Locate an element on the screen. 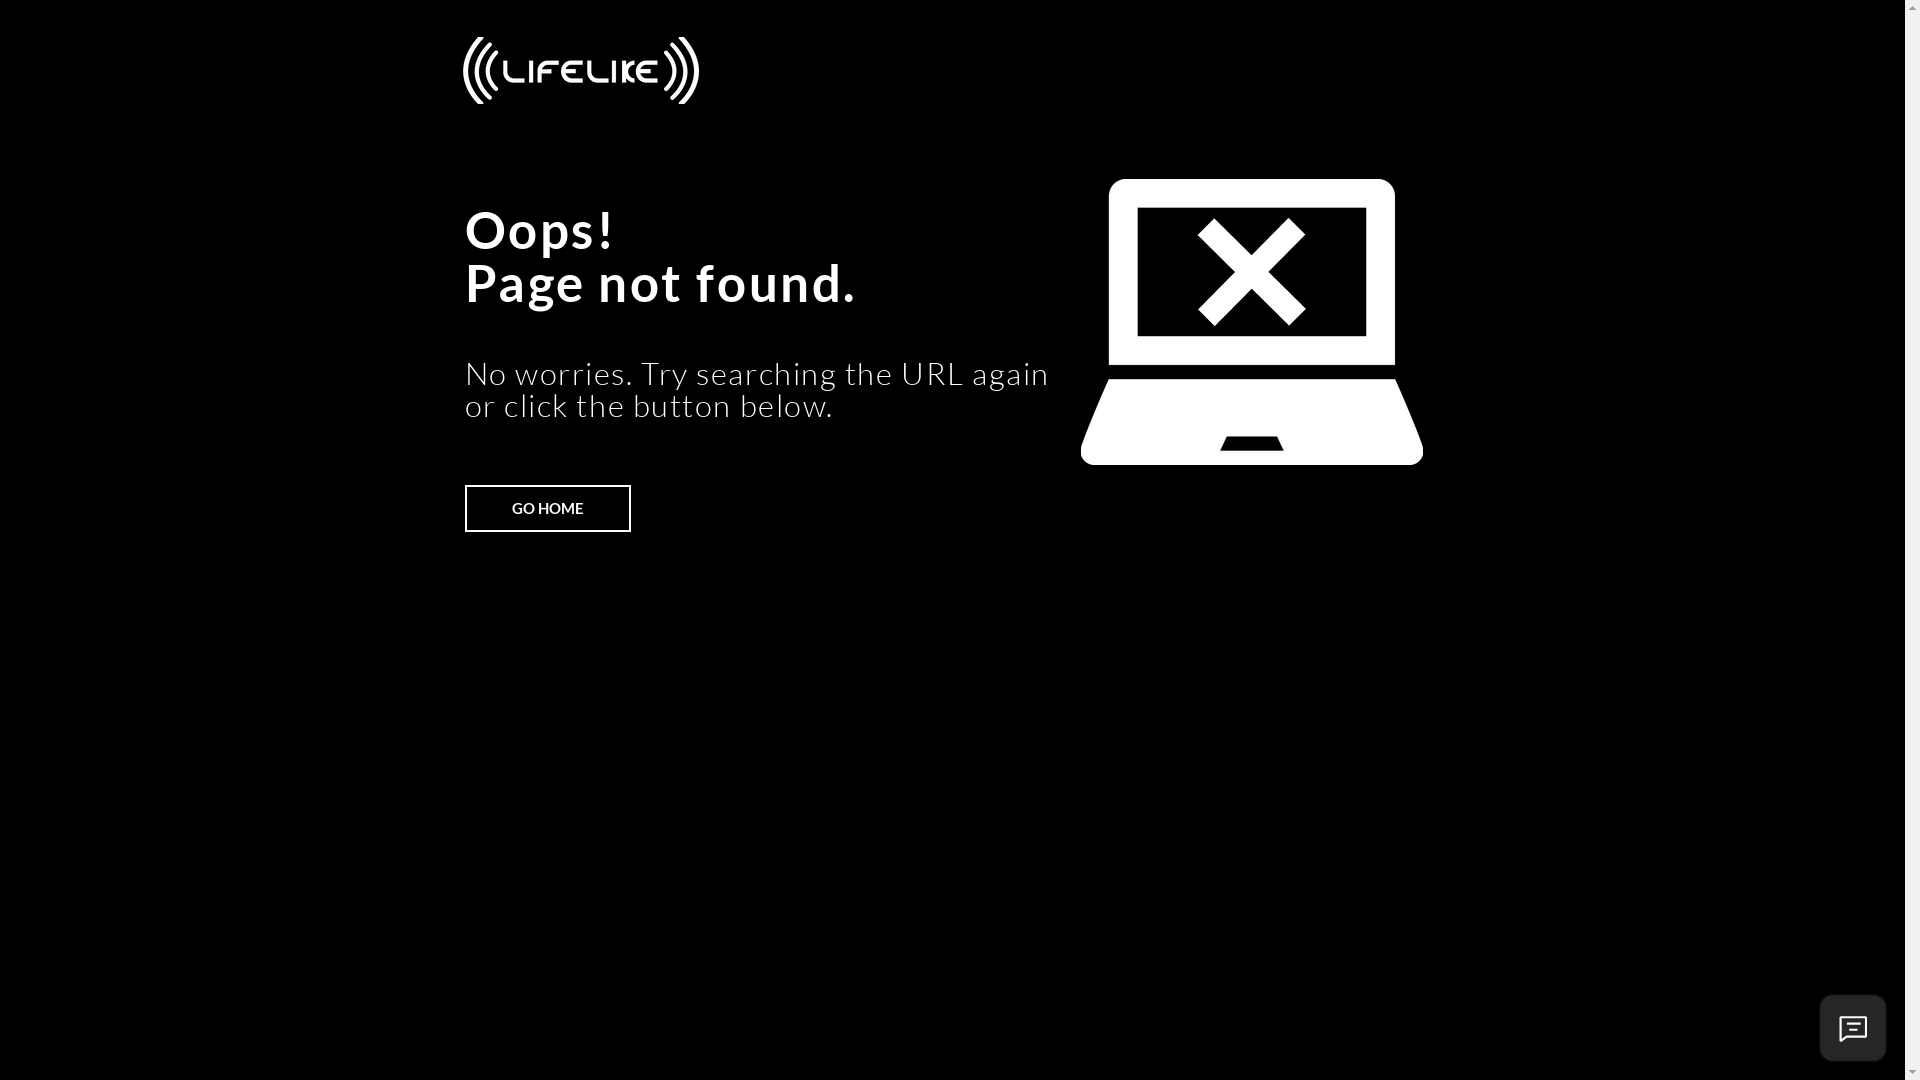  'GO HOME' is located at coordinates (547, 507).